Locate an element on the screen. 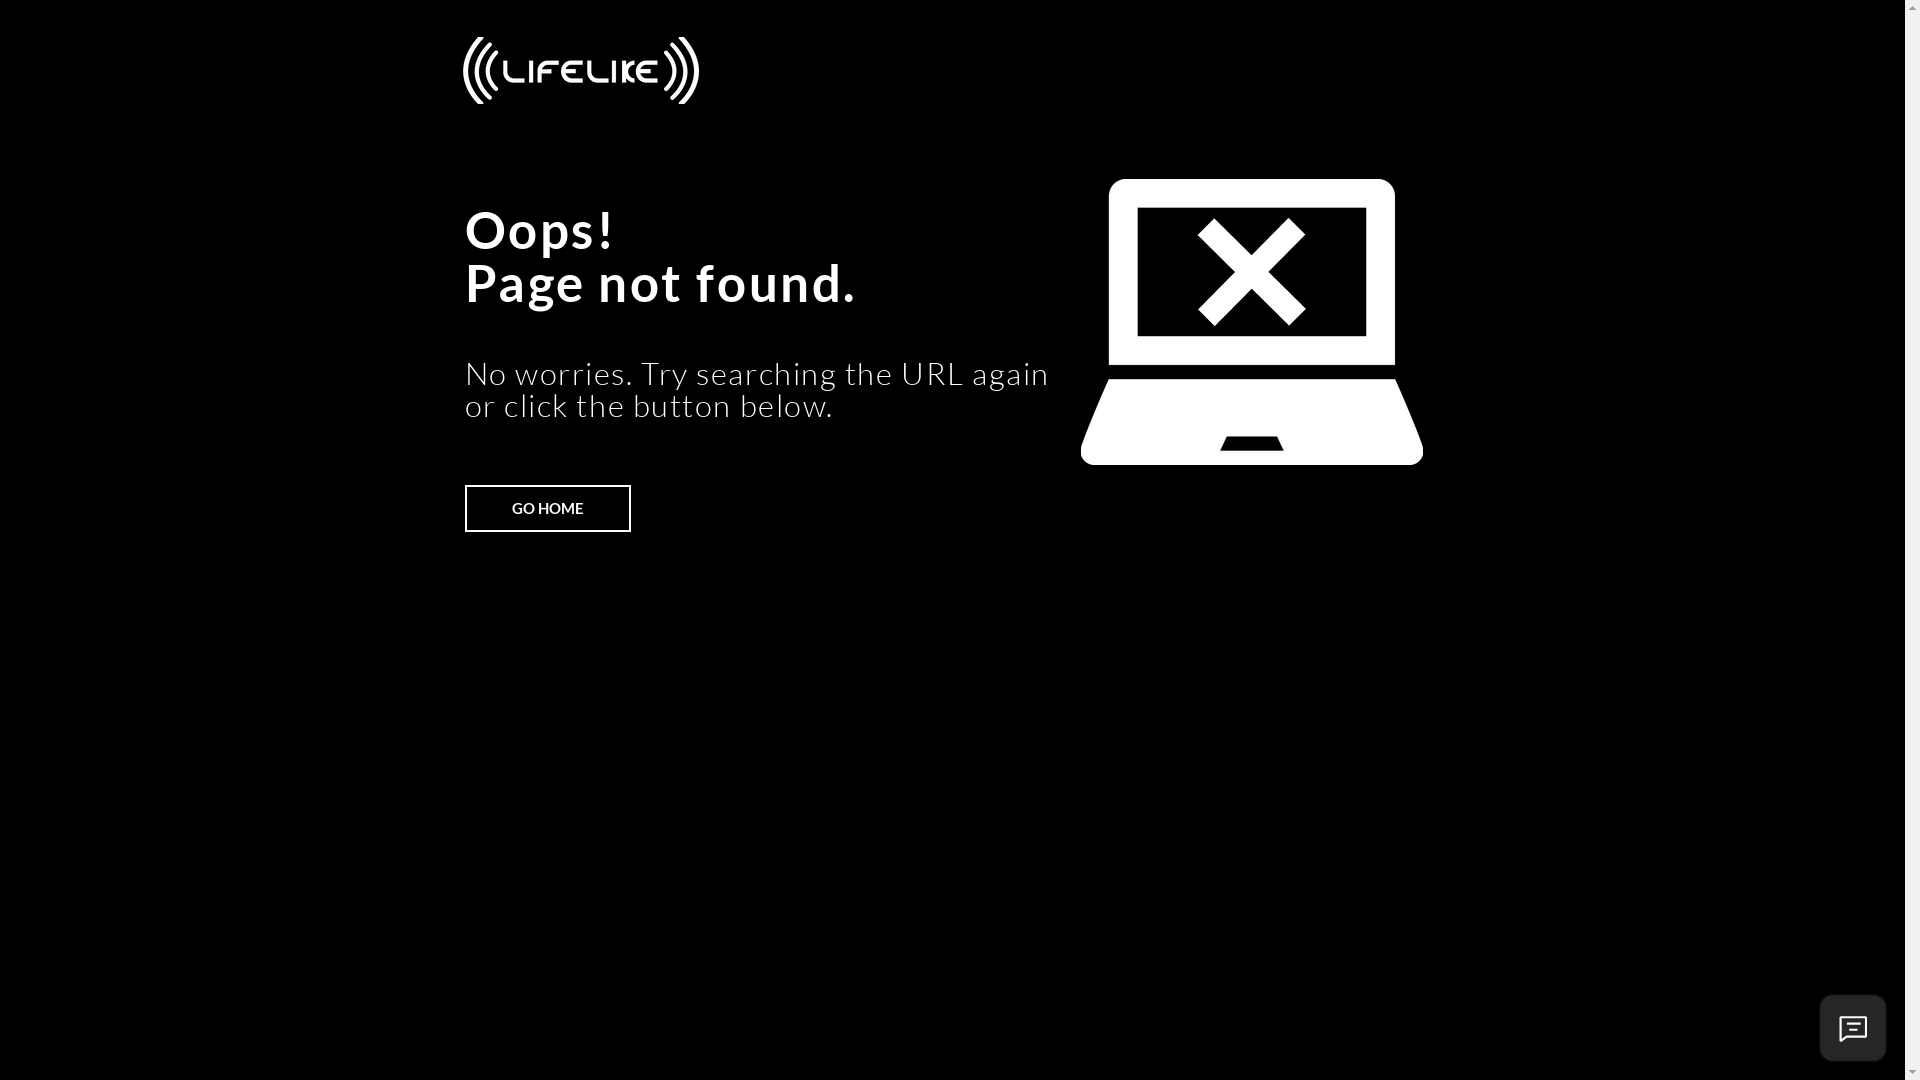  'GO HOME' is located at coordinates (547, 507).